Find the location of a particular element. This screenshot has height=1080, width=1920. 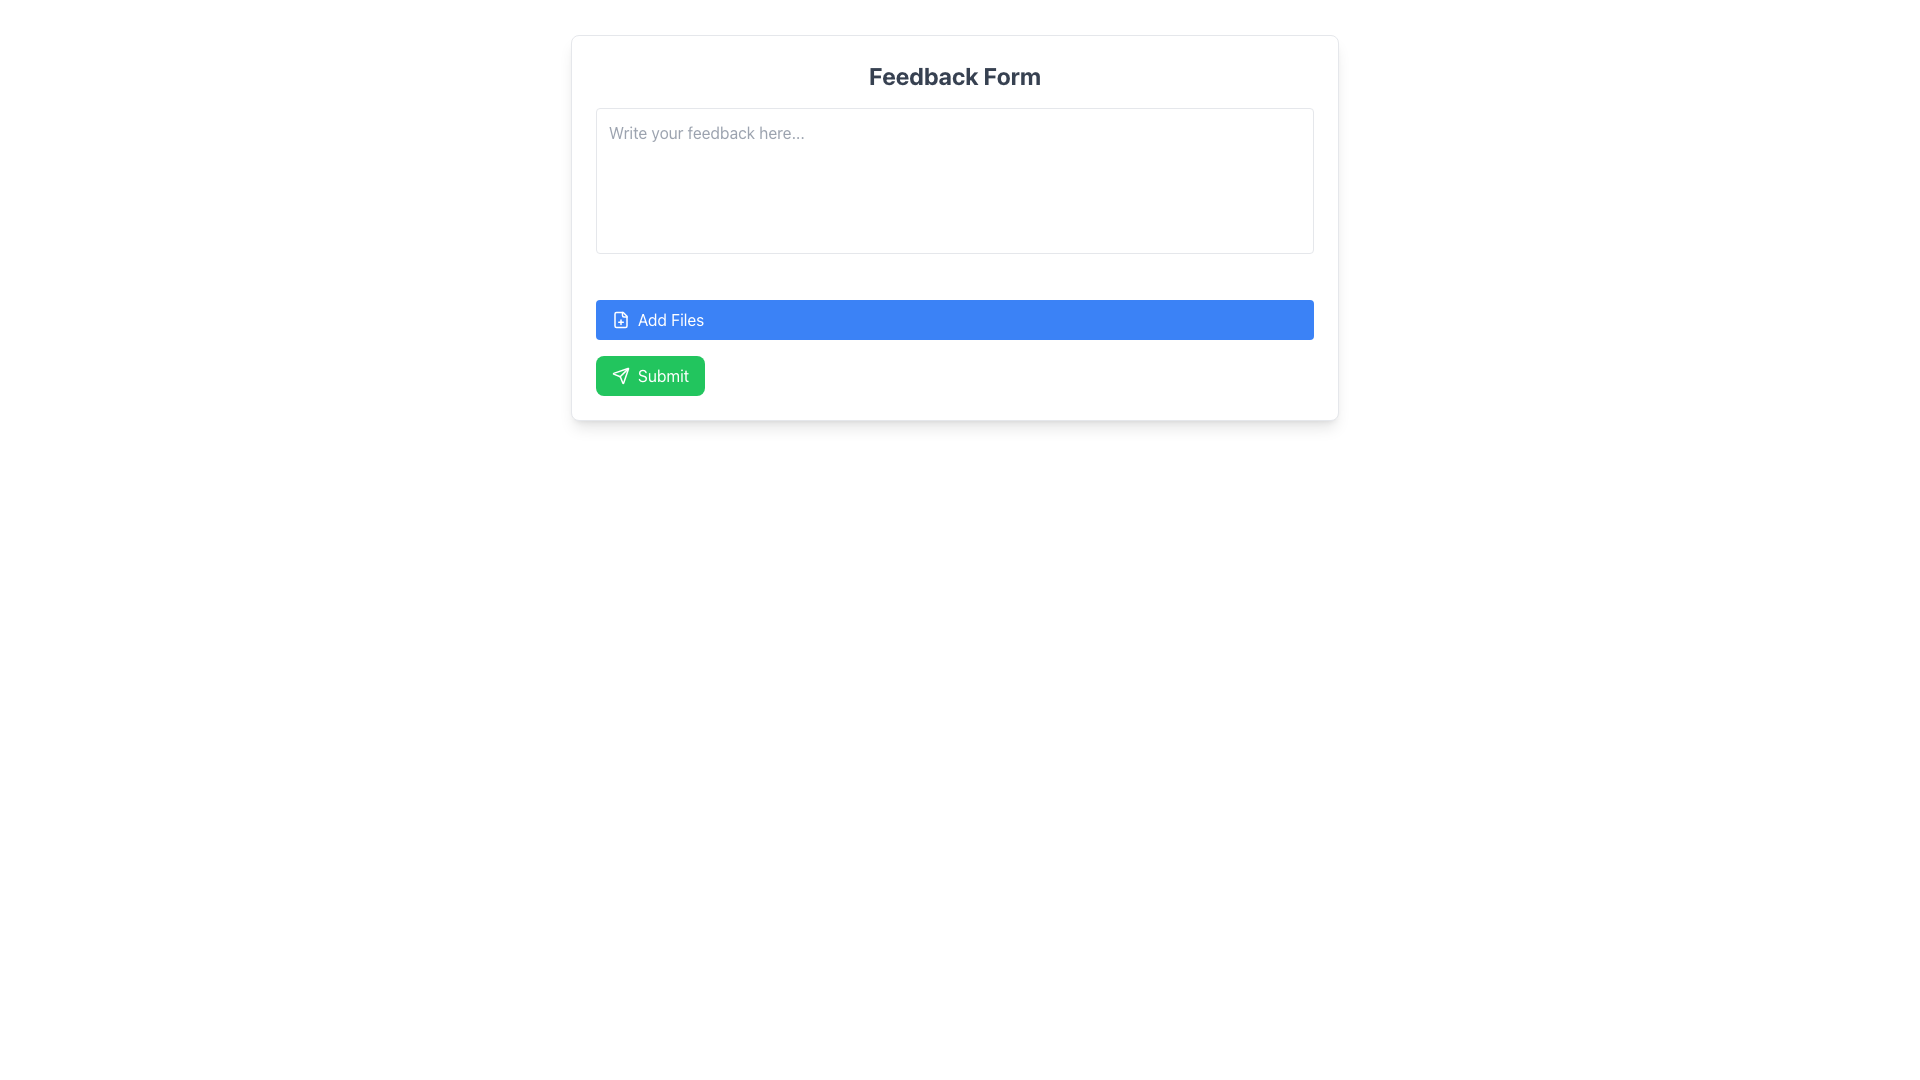

the paper airplane SVG icon, which is located on the leftmost side of the green 'Submit' button is located at coordinates (619, 375).